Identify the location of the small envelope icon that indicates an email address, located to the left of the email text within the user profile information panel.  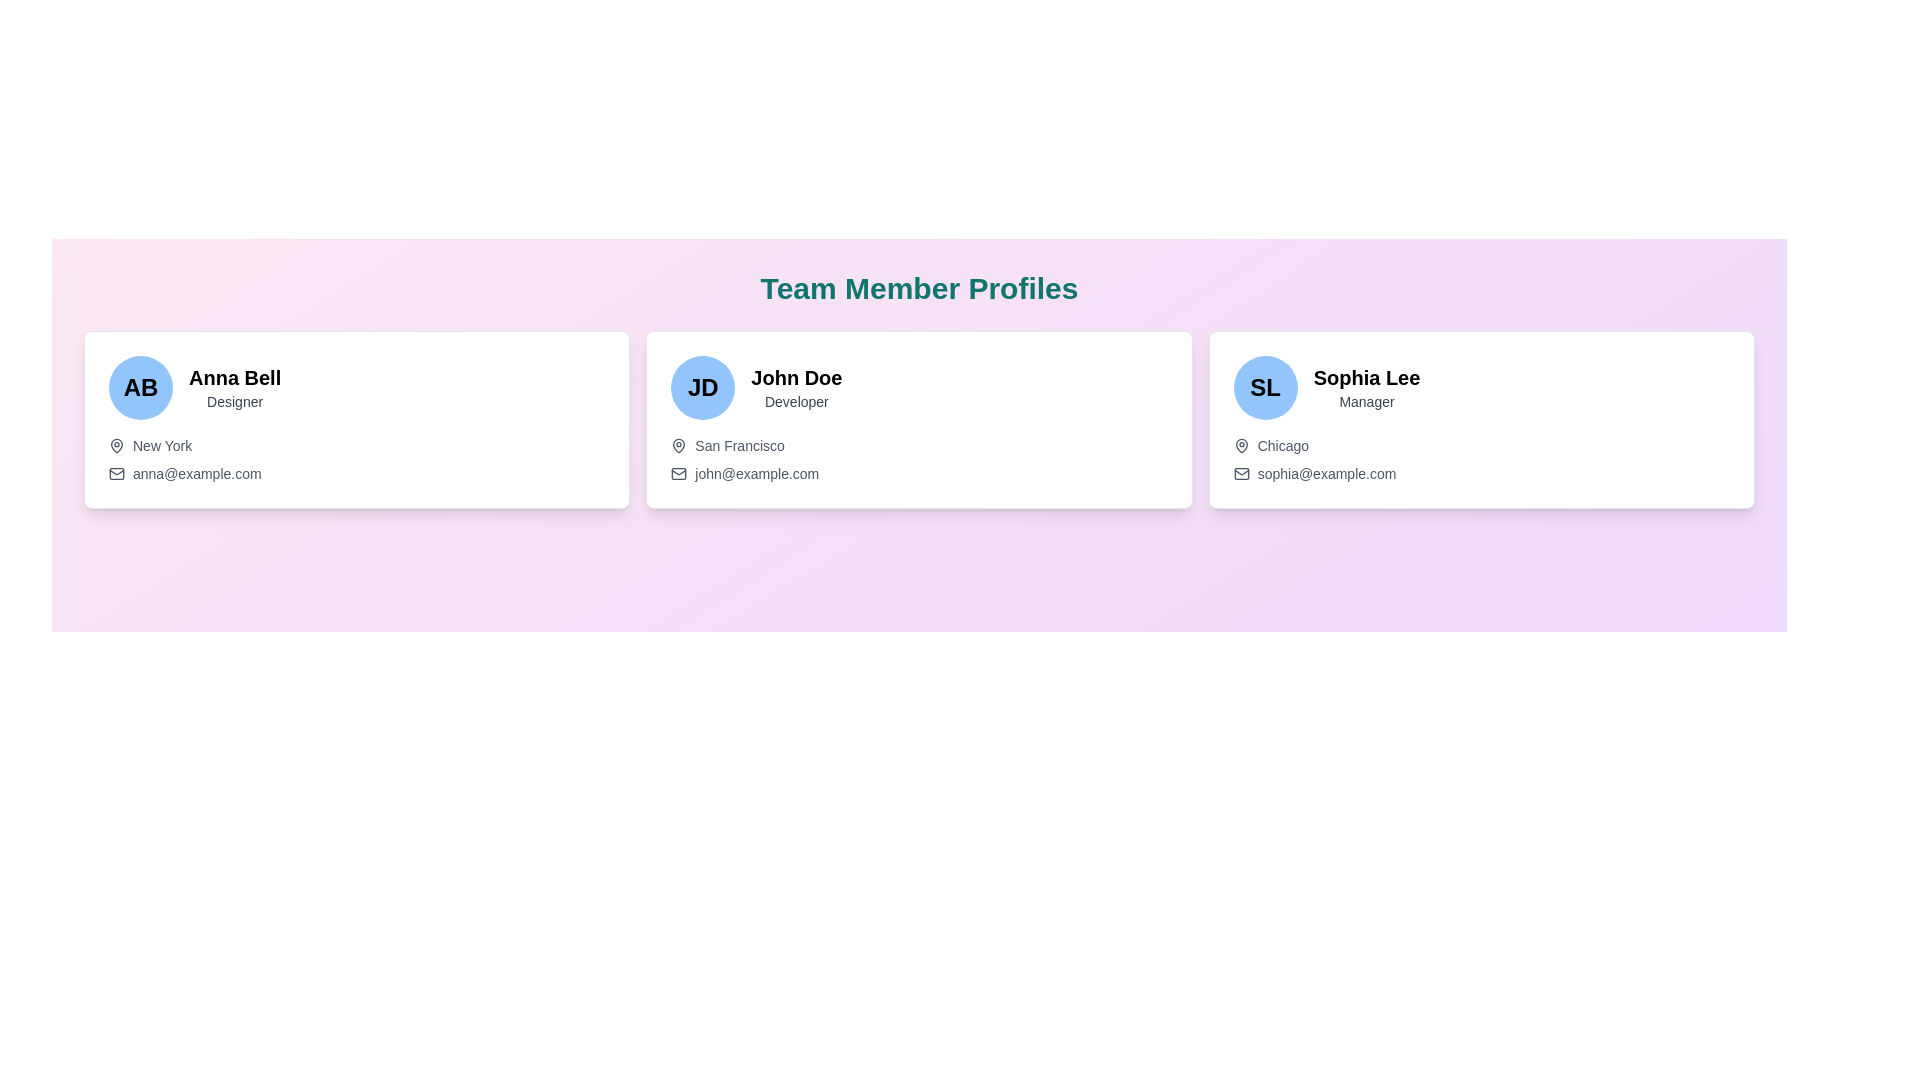
(115, 474).